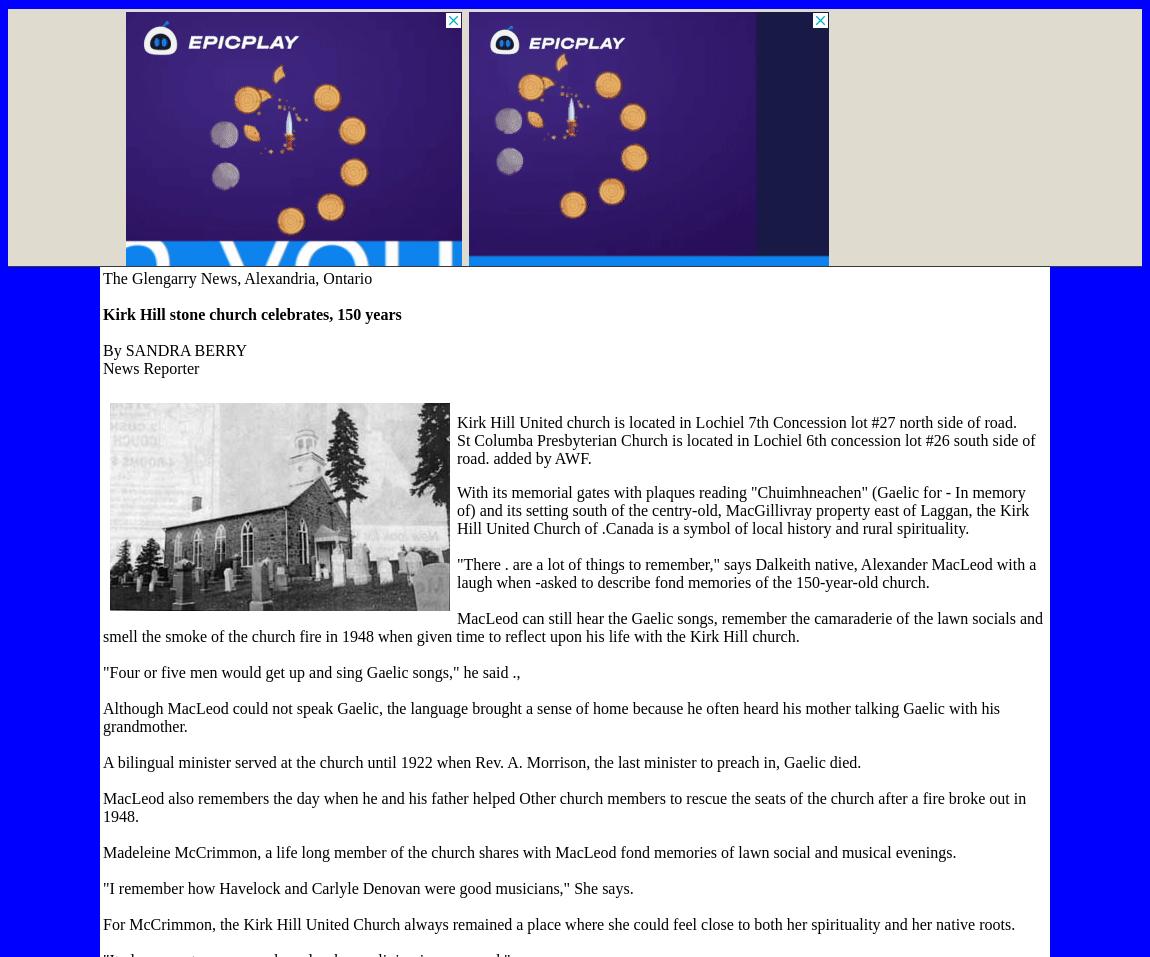 The height and width of the screenshot is (957, 1150). What do you see at coordinates (559, 924) in the screenshot?
I see `'For McCrimmon, the Kirk Hill United Church always remained a place where she could 
feel close to both her spirituality and her native roots.'` at bounding box center [559, 924].